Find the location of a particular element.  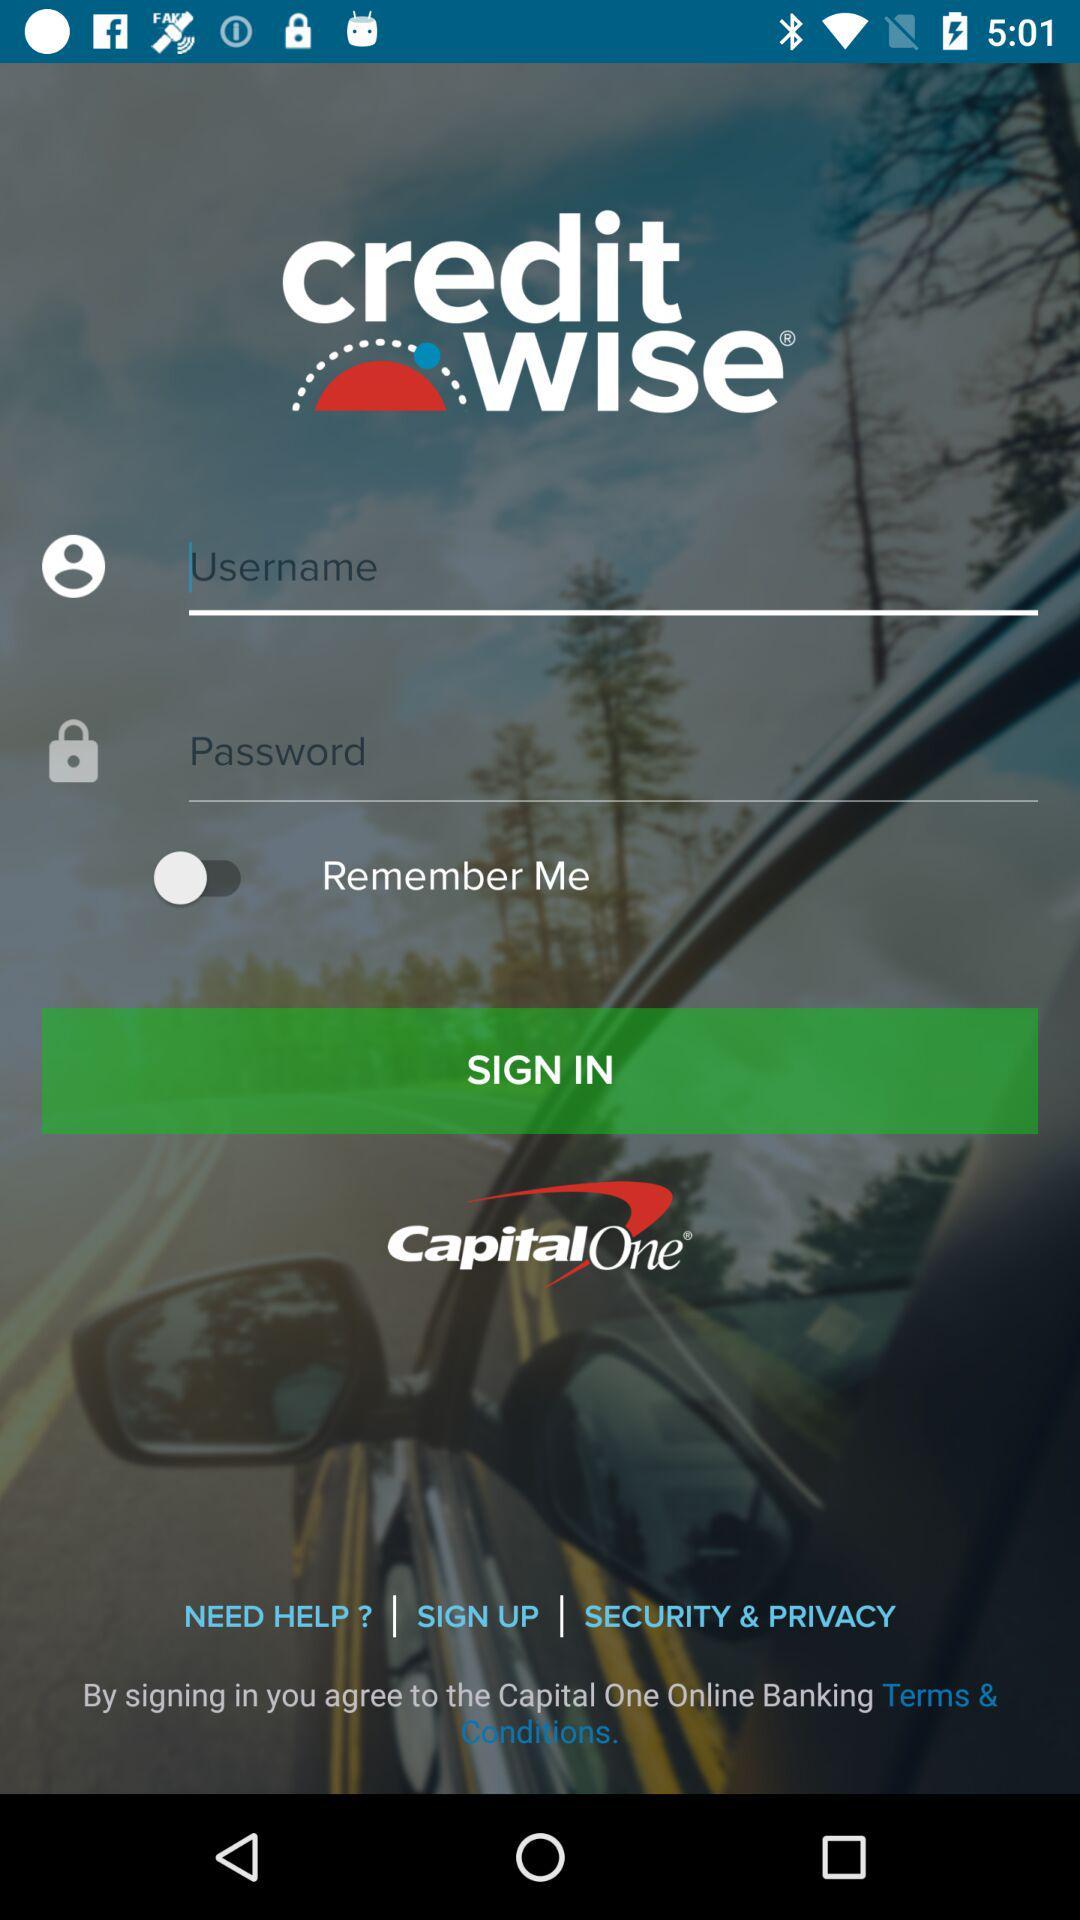

the password text field is located at coordinates (540, 729).